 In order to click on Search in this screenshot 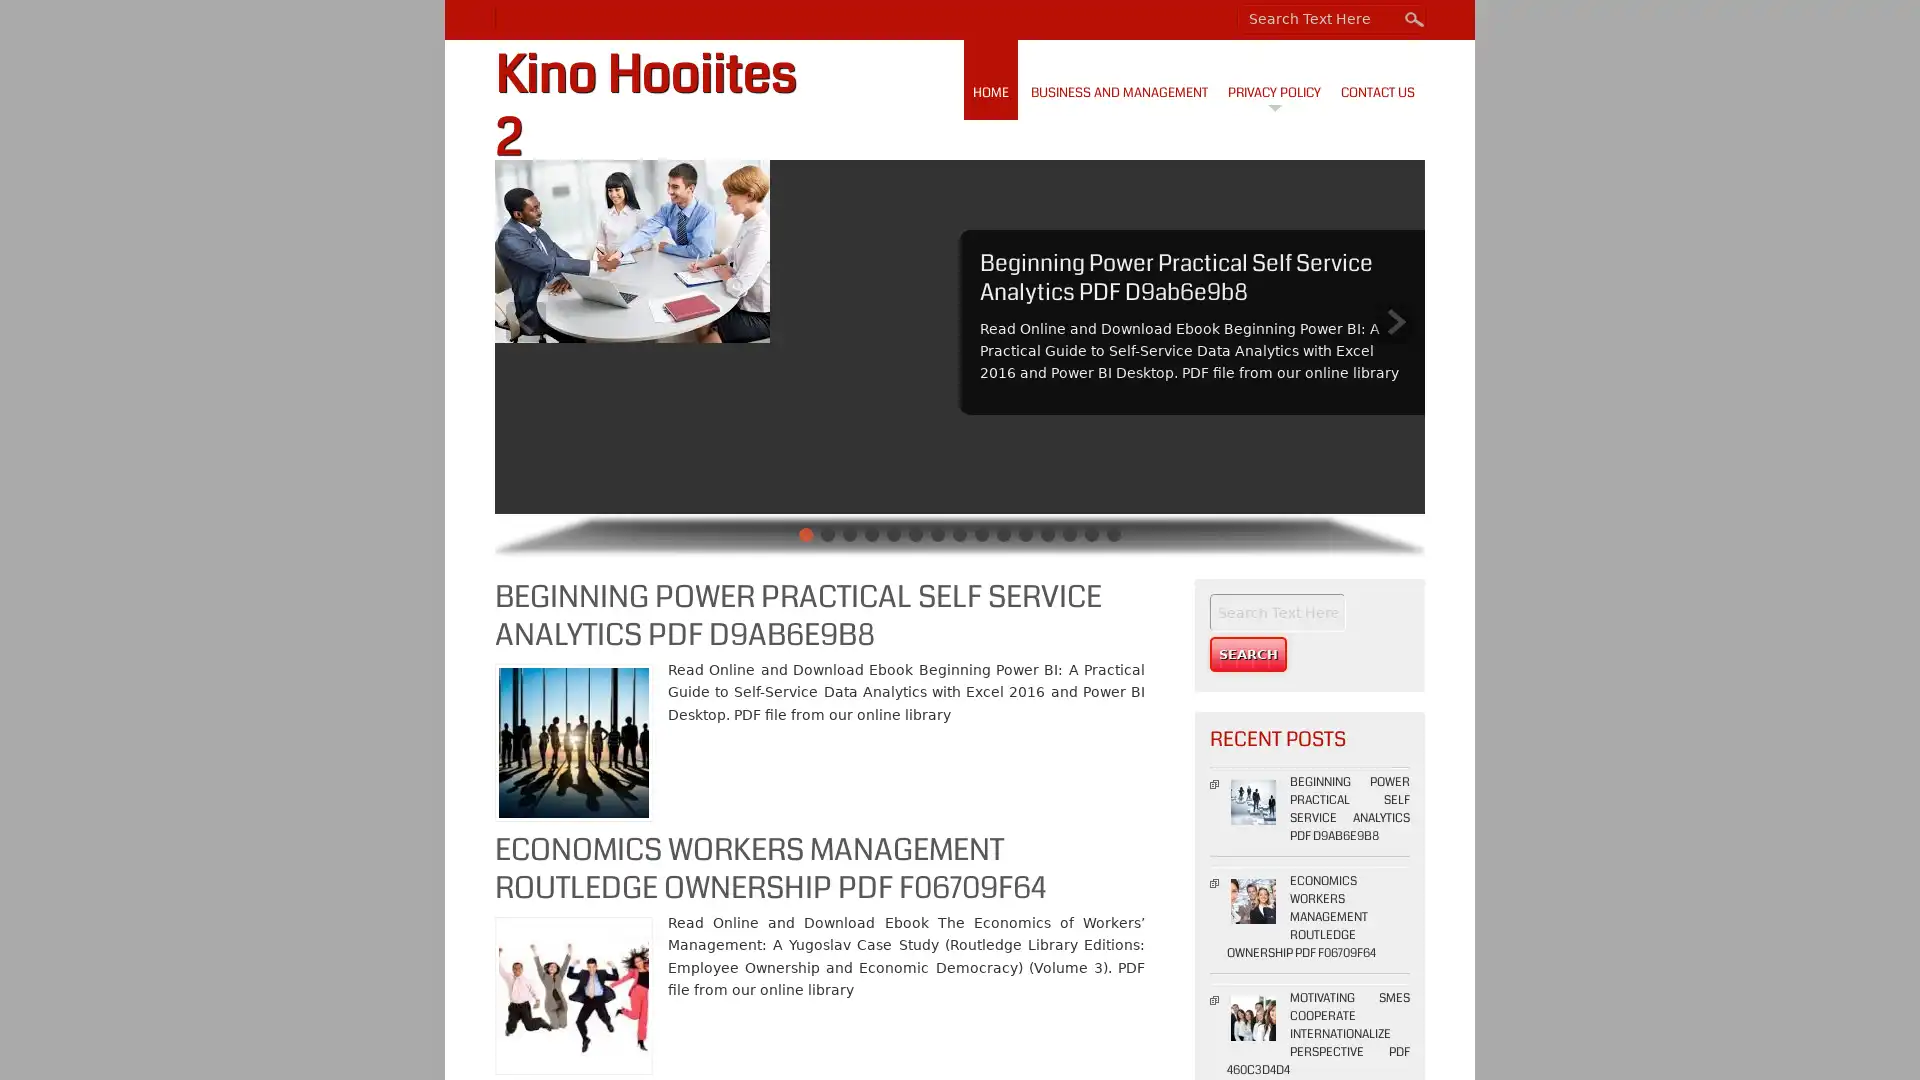, I will do `click(1247, 654)`.